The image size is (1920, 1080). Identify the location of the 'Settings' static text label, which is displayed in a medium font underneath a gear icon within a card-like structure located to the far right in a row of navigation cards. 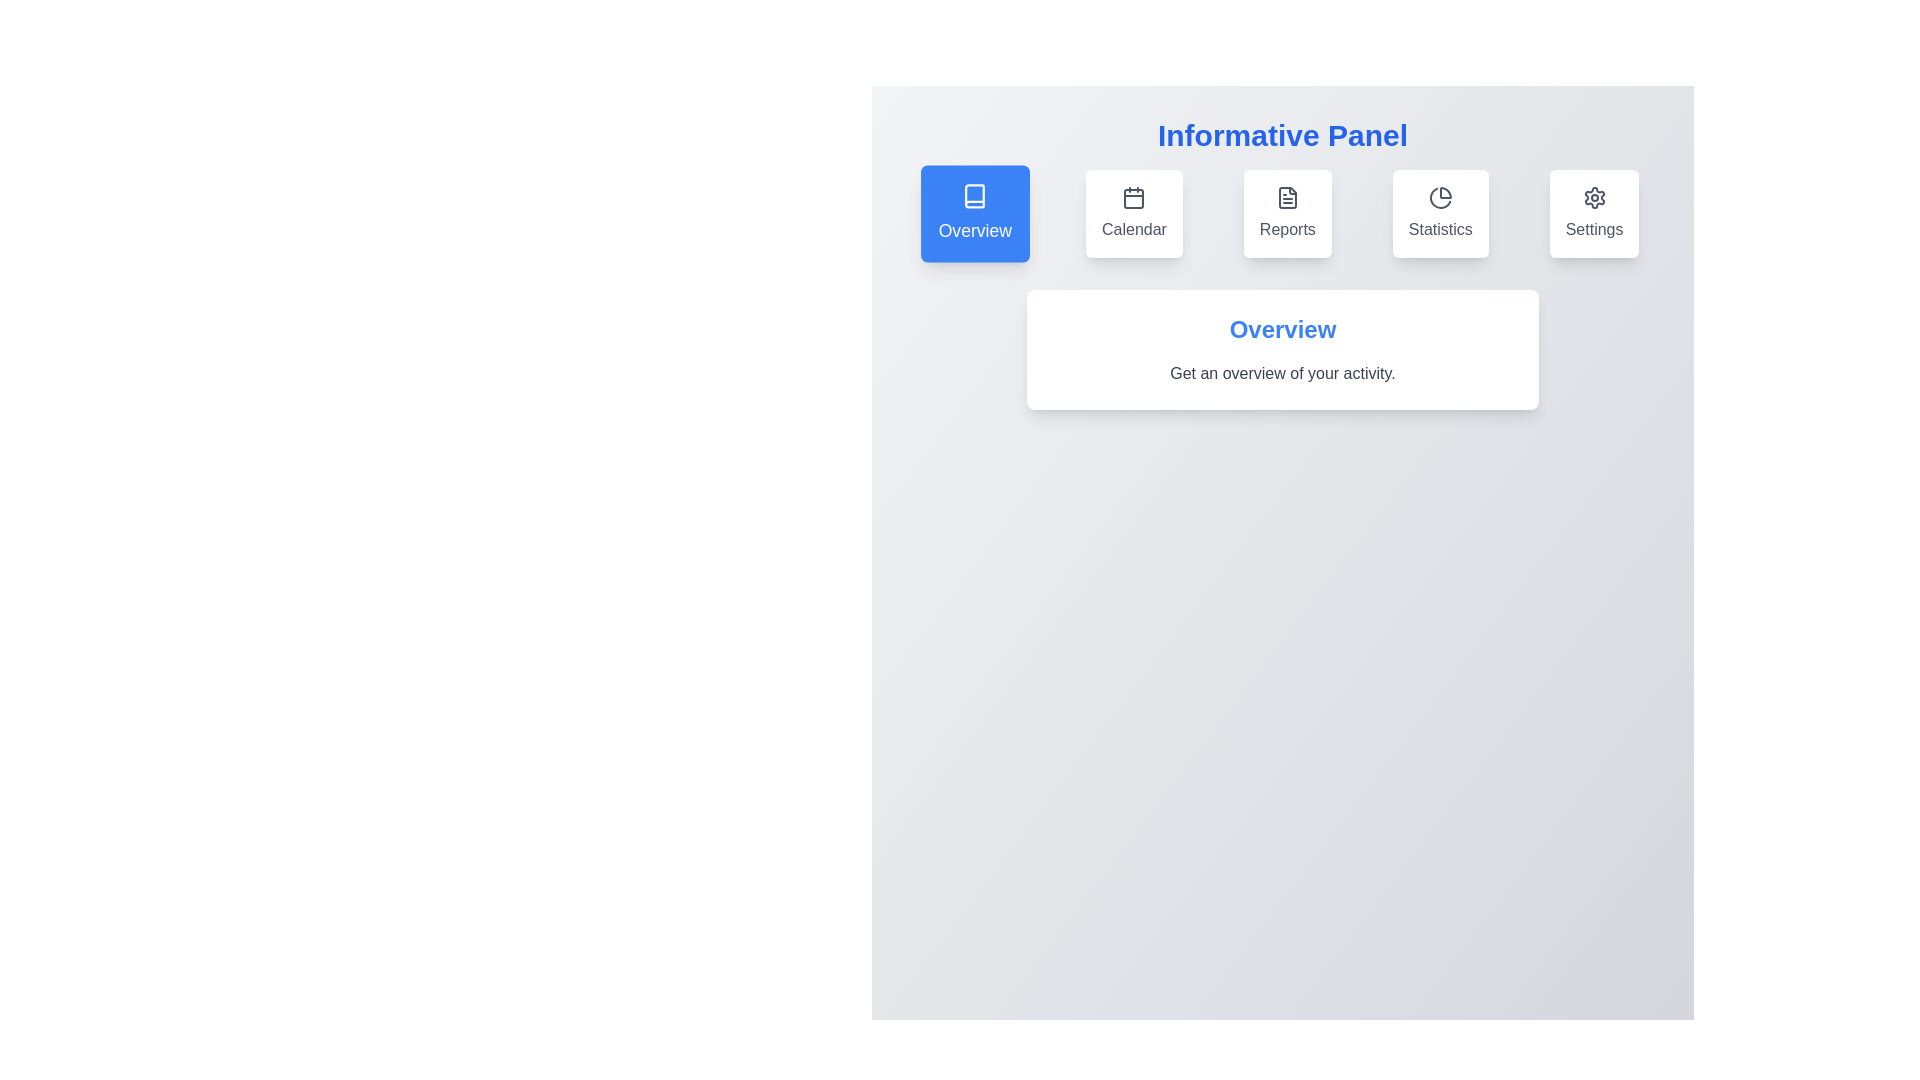
(1593, 229).